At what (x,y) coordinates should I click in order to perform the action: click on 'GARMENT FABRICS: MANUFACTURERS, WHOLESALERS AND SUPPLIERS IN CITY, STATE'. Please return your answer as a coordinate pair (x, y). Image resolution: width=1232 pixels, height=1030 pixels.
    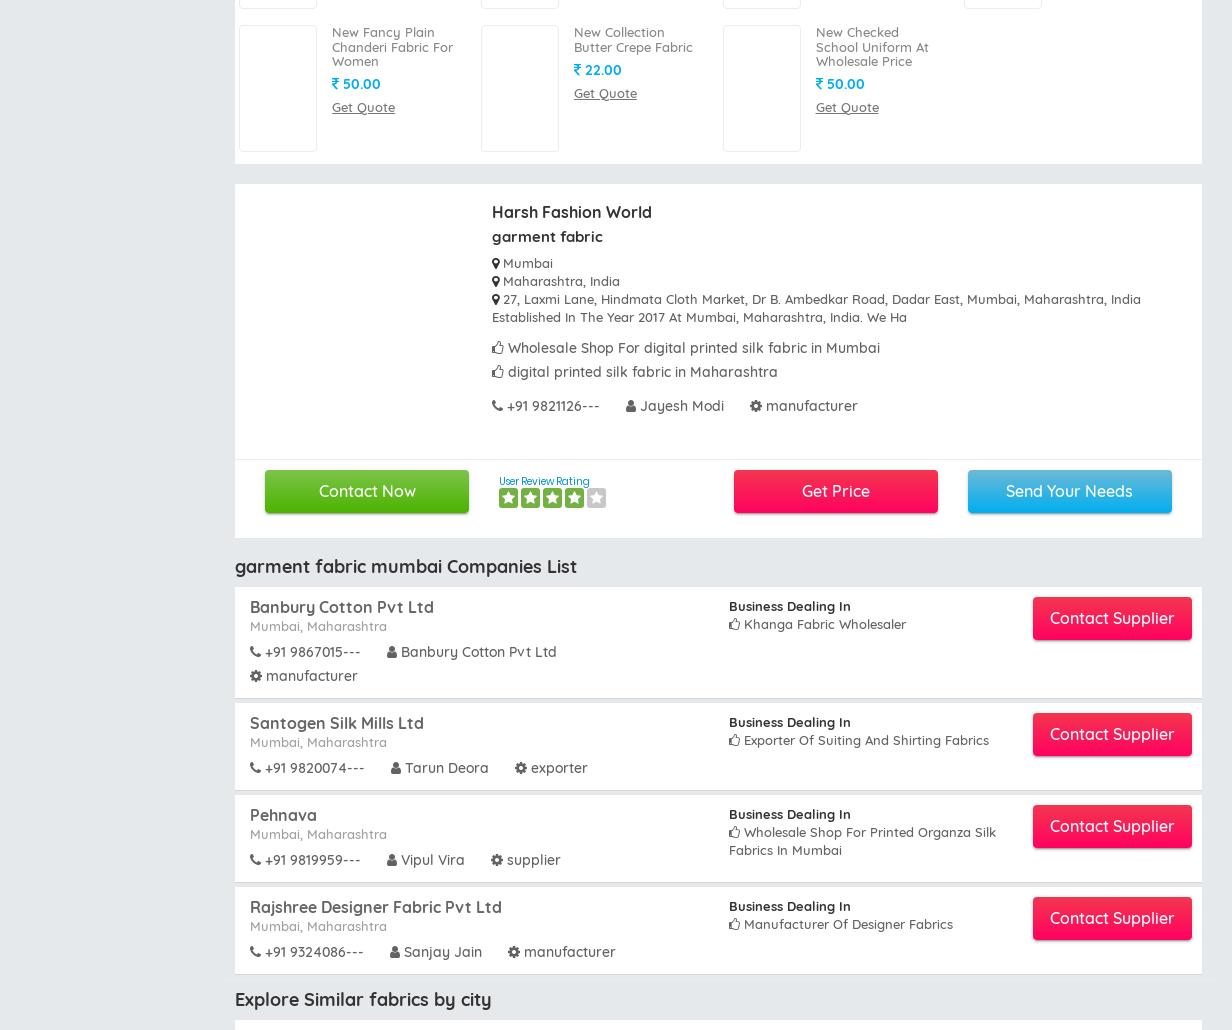
    Looking at the image, I should click on (234, 639).